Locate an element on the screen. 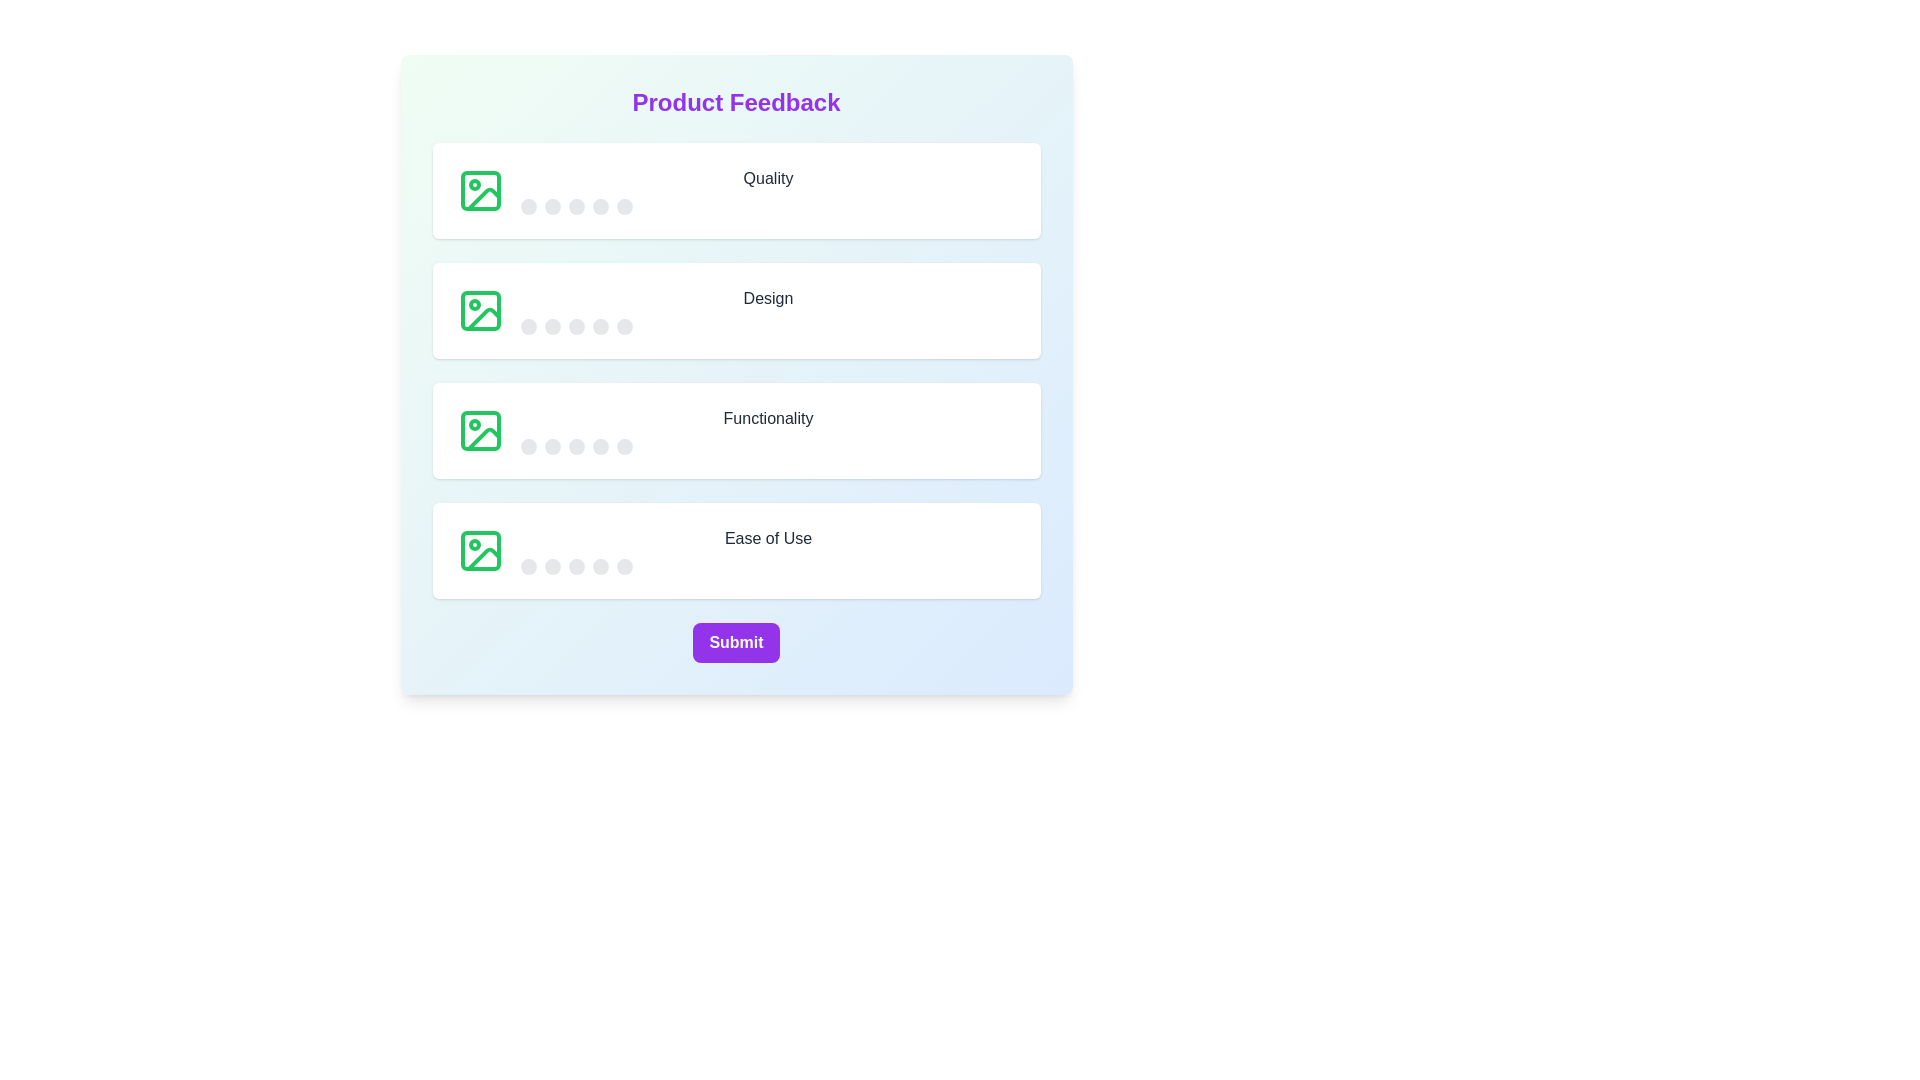  the image icon next to the category Functionality is located at coordinates (480, 430).